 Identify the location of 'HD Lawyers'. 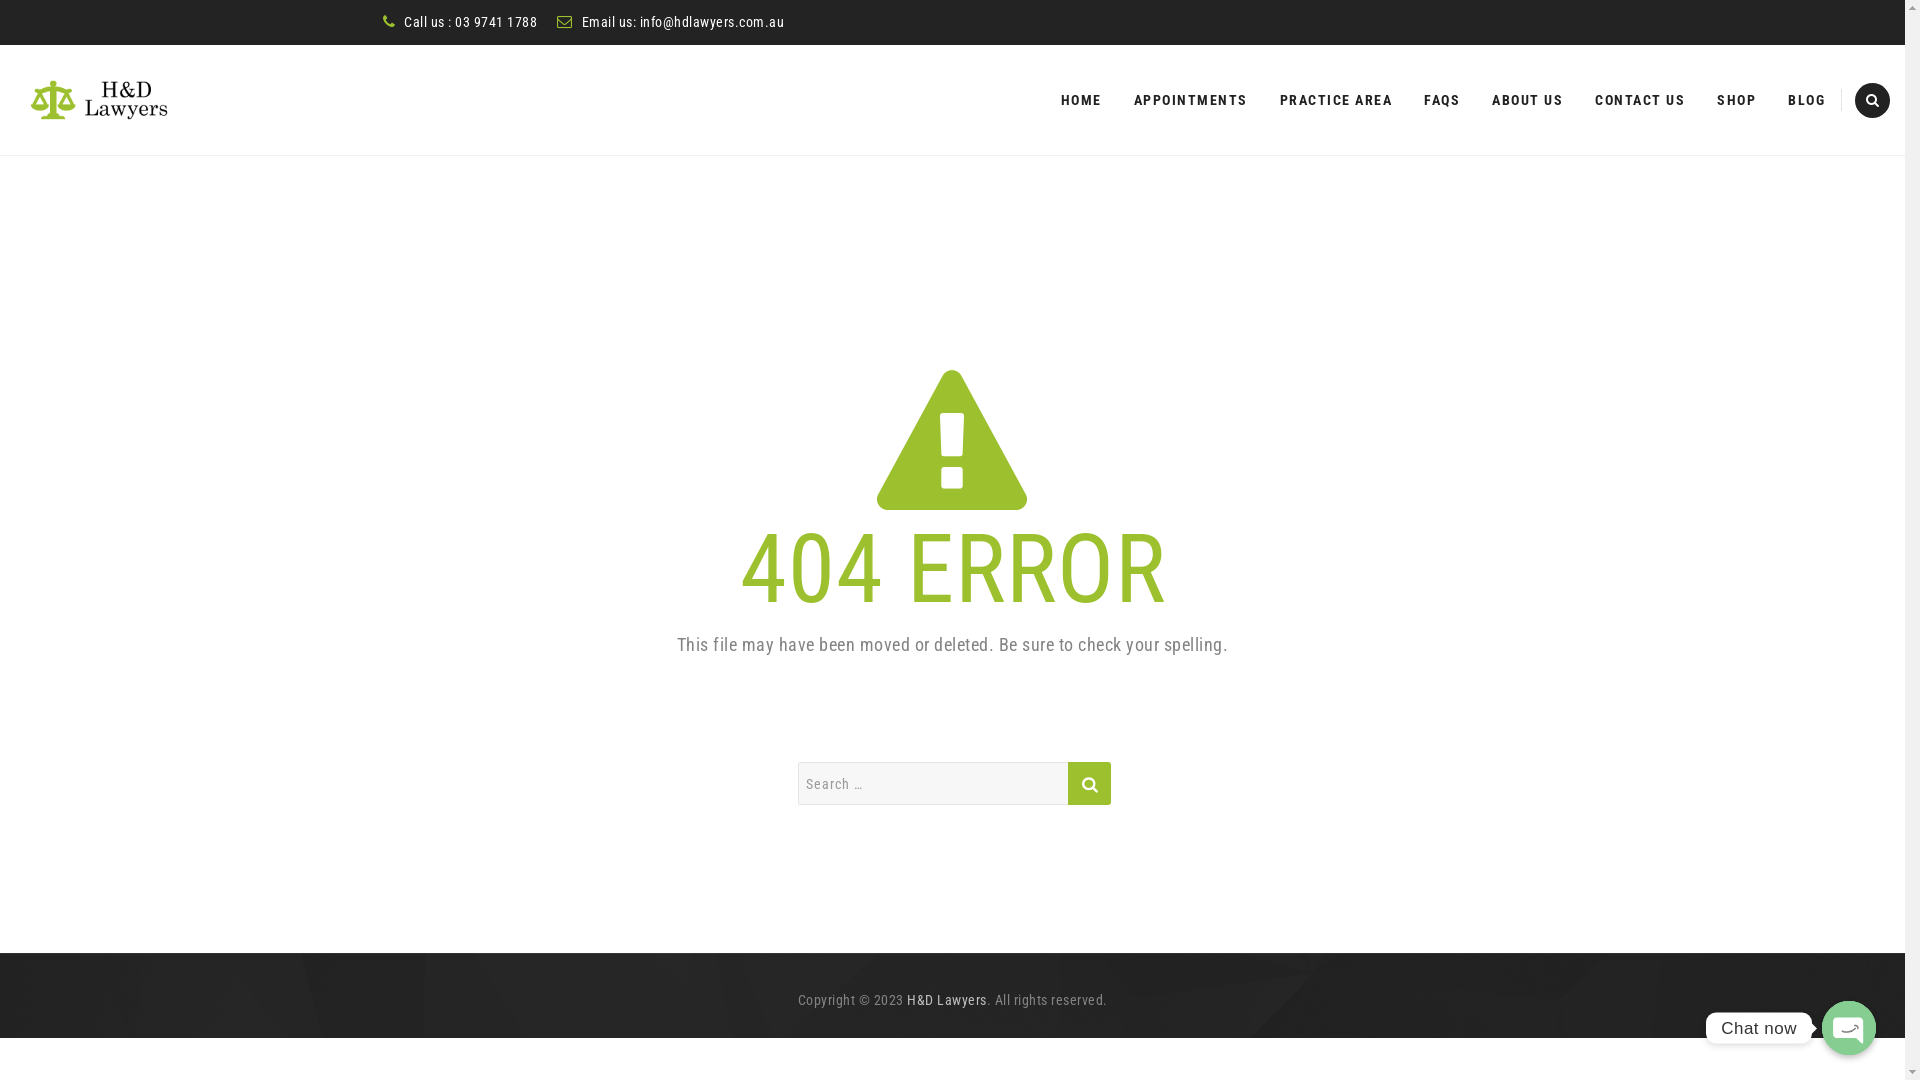
(99, 100).